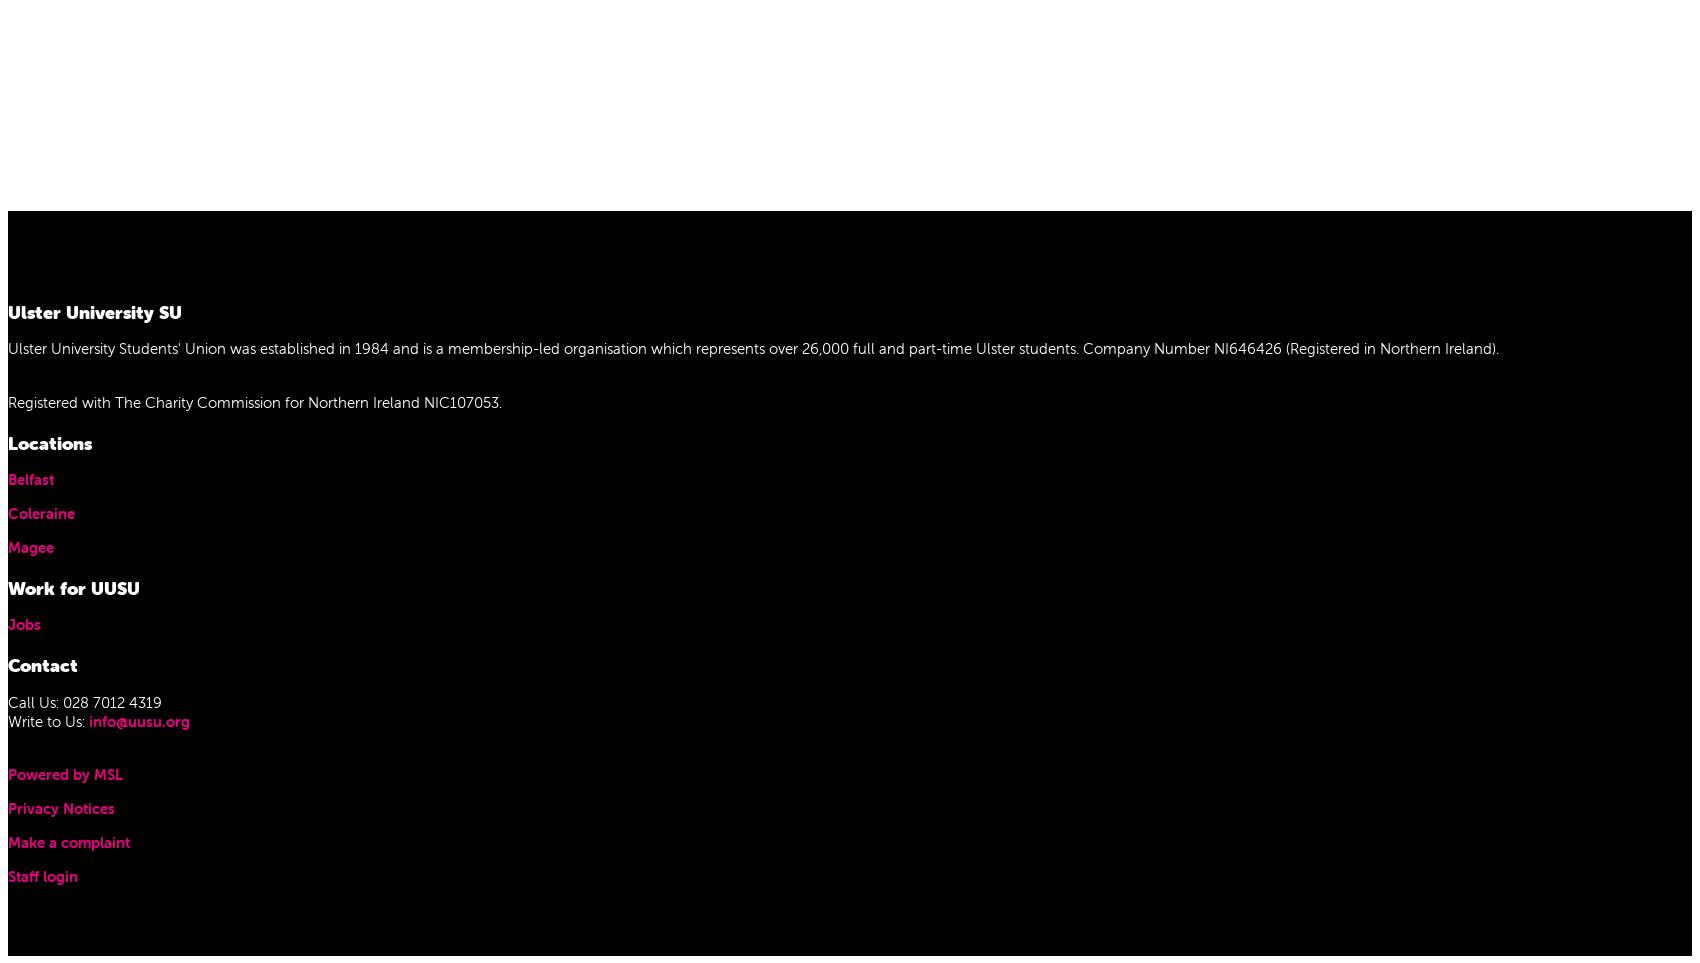 The width and height of the screenshot is (1700, 963). What do you see at coordinates (49, 441) in the screenshot?
I see `'Locations'` at bounding box center [49, 441].